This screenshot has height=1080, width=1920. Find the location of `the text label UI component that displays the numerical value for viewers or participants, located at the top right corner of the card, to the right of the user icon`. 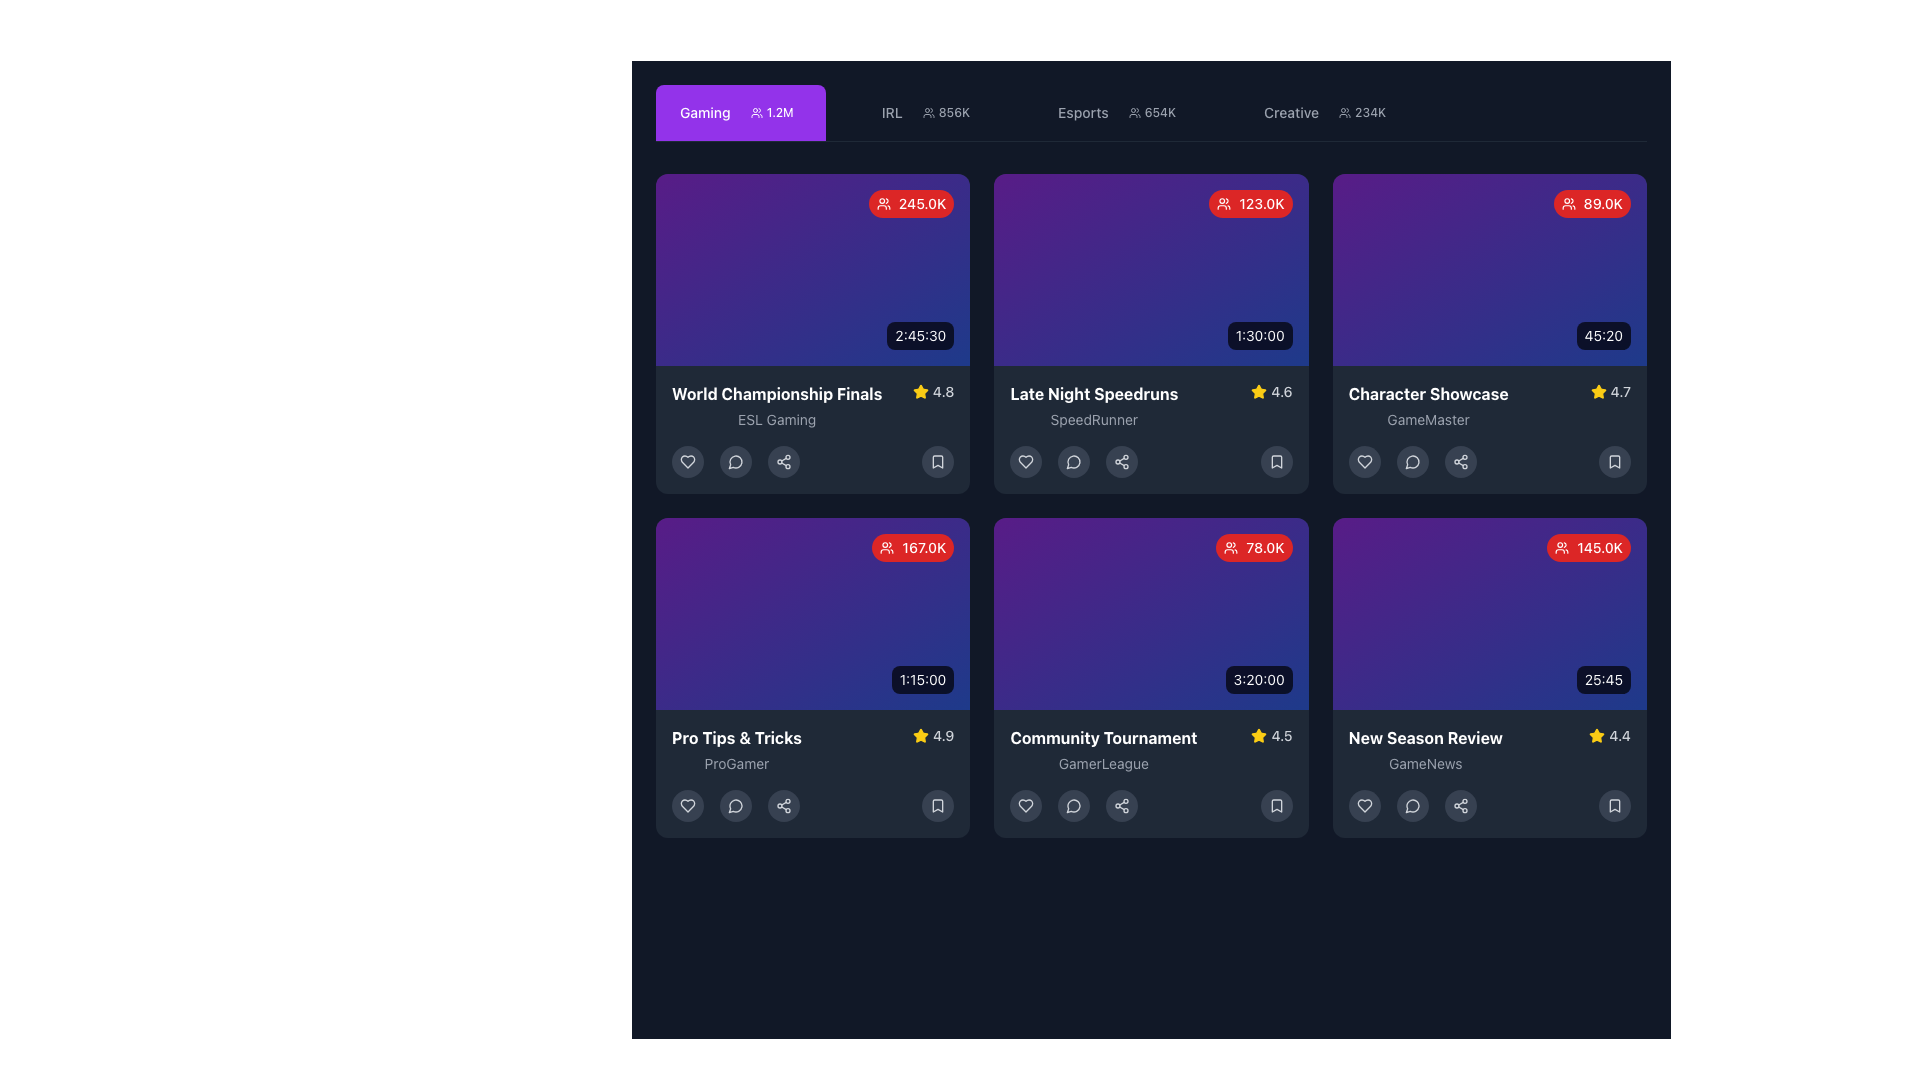

the text label UI component that displays the numerical value for viewers or participants, located at the top right corner of the card, to the right of the user icon is located at coordinates (923, 547).